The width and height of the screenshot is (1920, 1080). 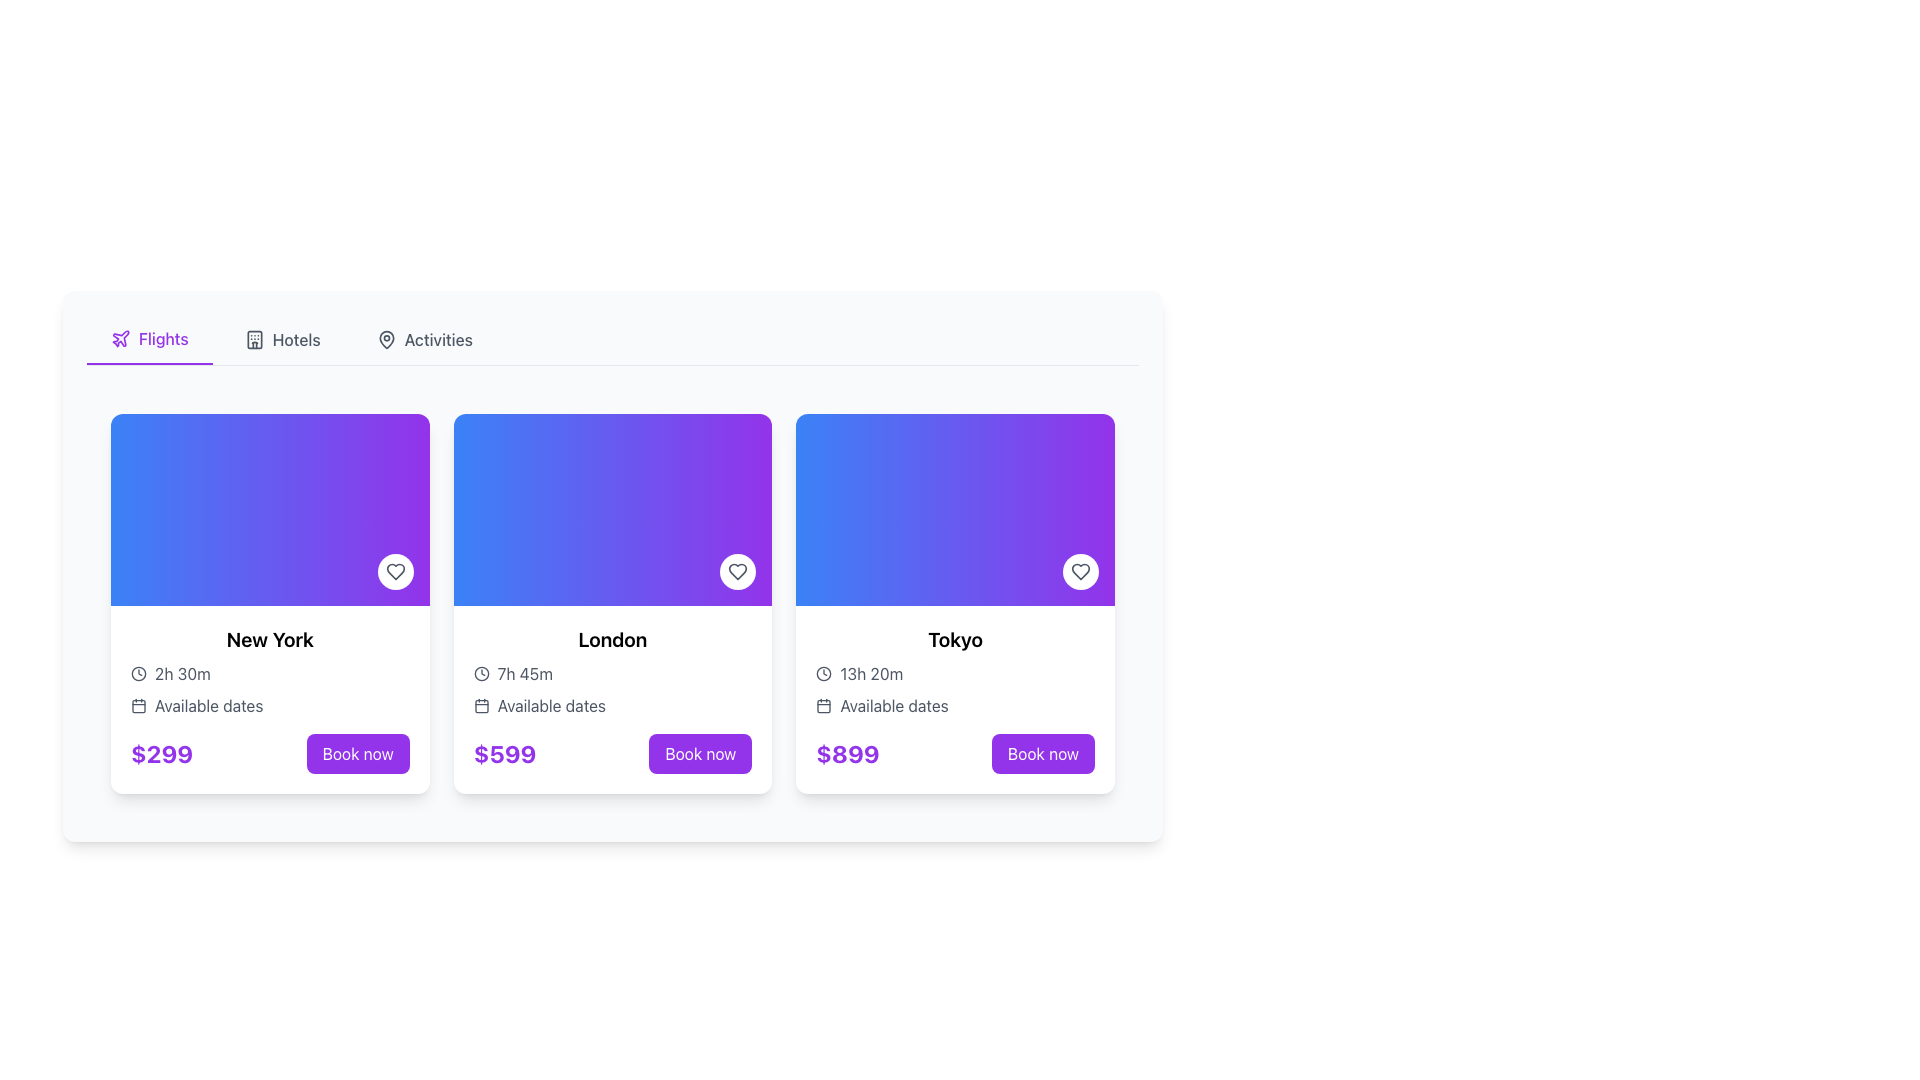 What do you see at coordinates (700, 753) in the screenshot?
I see `the booking button for the London trip located at the bottom right of the card displaying '$599'` at bounding box center [700, 753].